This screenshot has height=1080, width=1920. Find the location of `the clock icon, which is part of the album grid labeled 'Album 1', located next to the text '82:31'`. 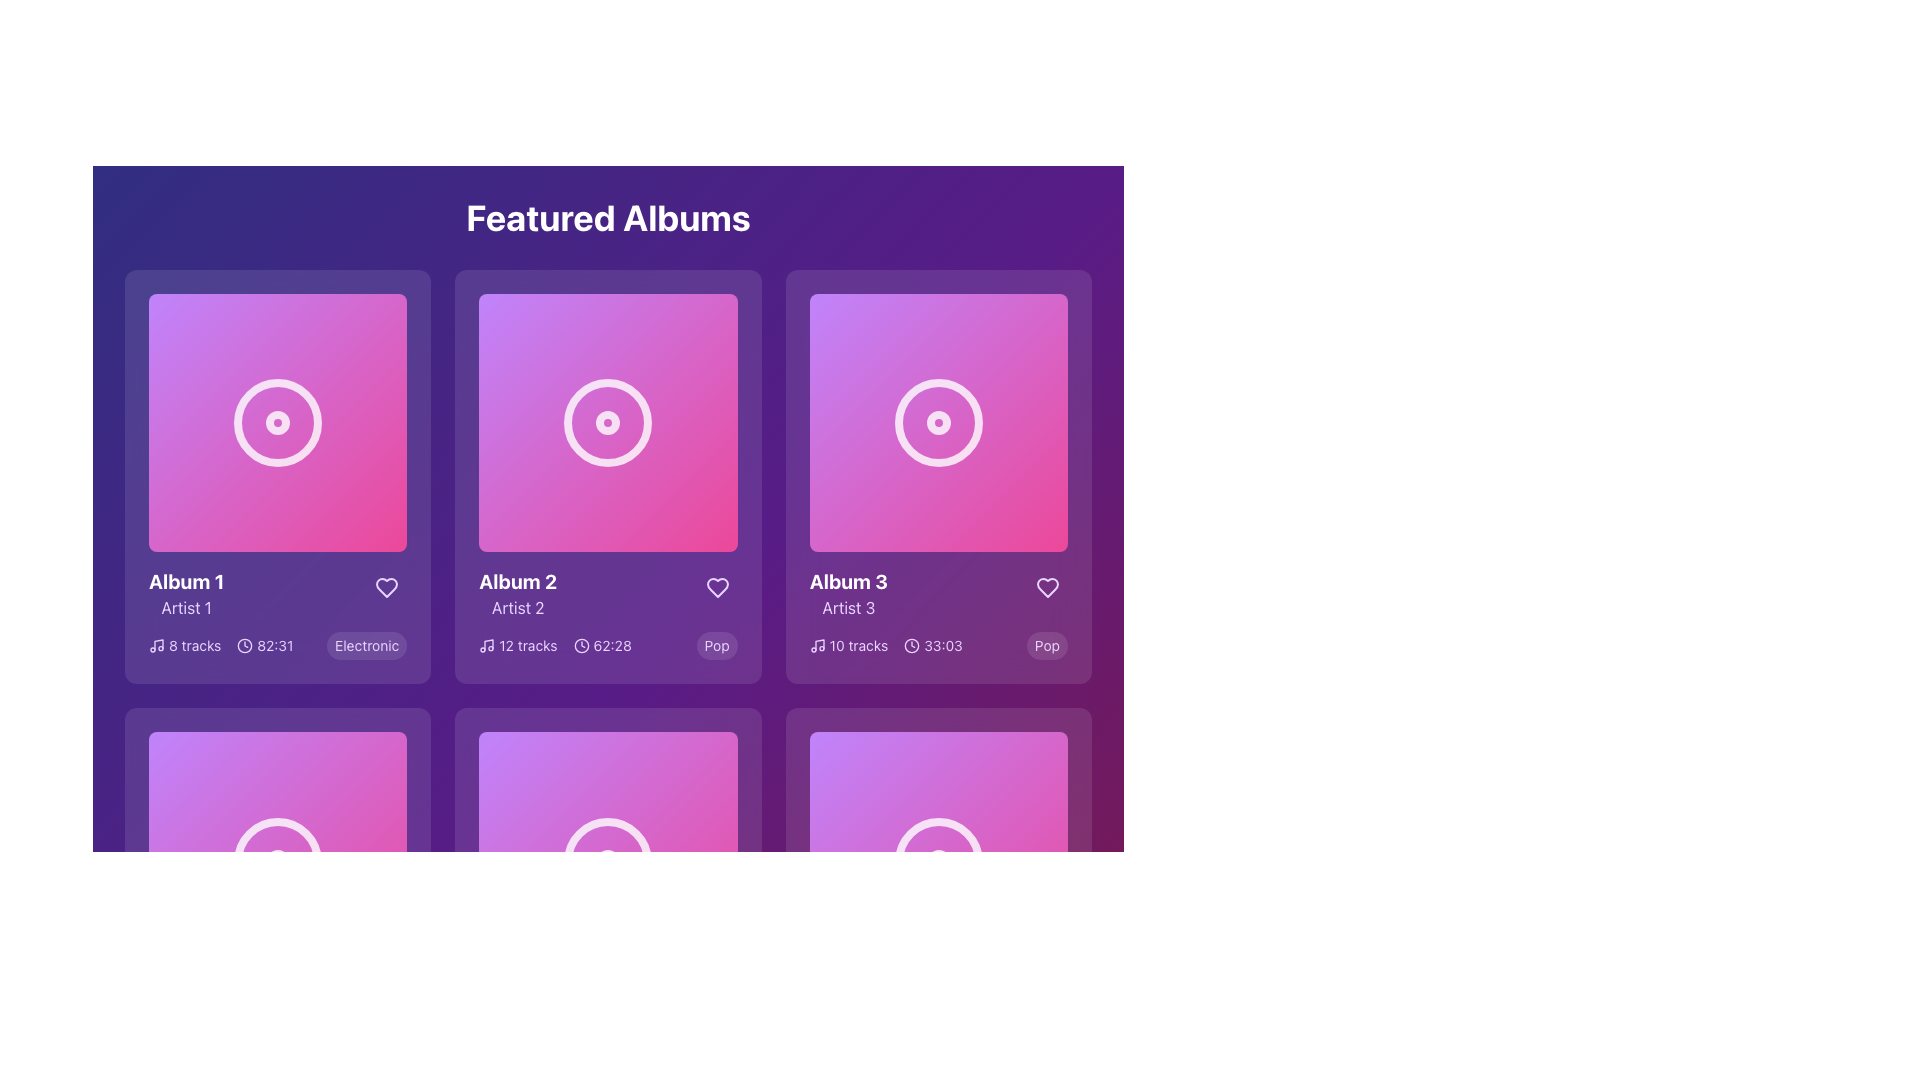

the clock icon, which is part of the album grid labeled 'Album 1', located next to the text '82:31' is located at coordinates (244, 646).